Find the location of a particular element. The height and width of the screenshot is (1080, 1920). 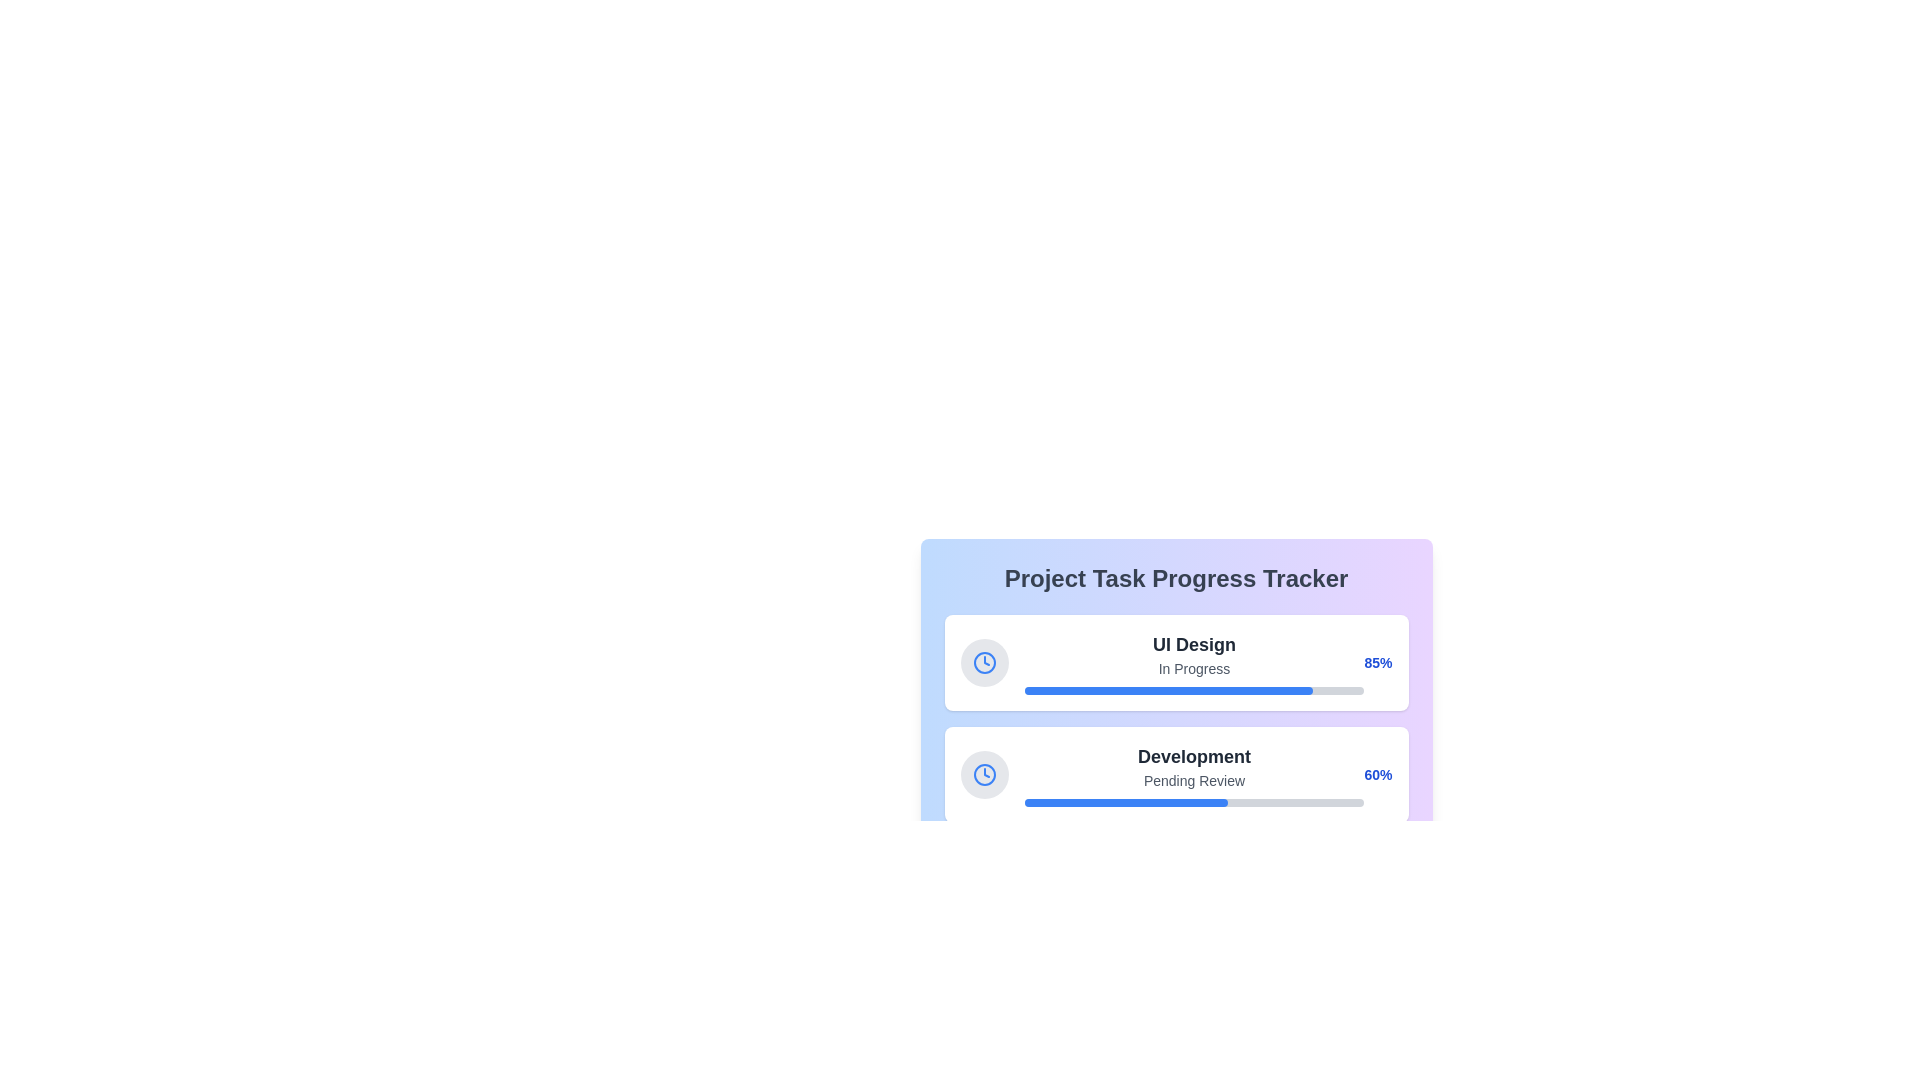

the horizontal progress bar located in the 'UI Design' section, which is styled with a light gray background and a blue segment covering 85% of its length is located at coordinates (1194, 689).